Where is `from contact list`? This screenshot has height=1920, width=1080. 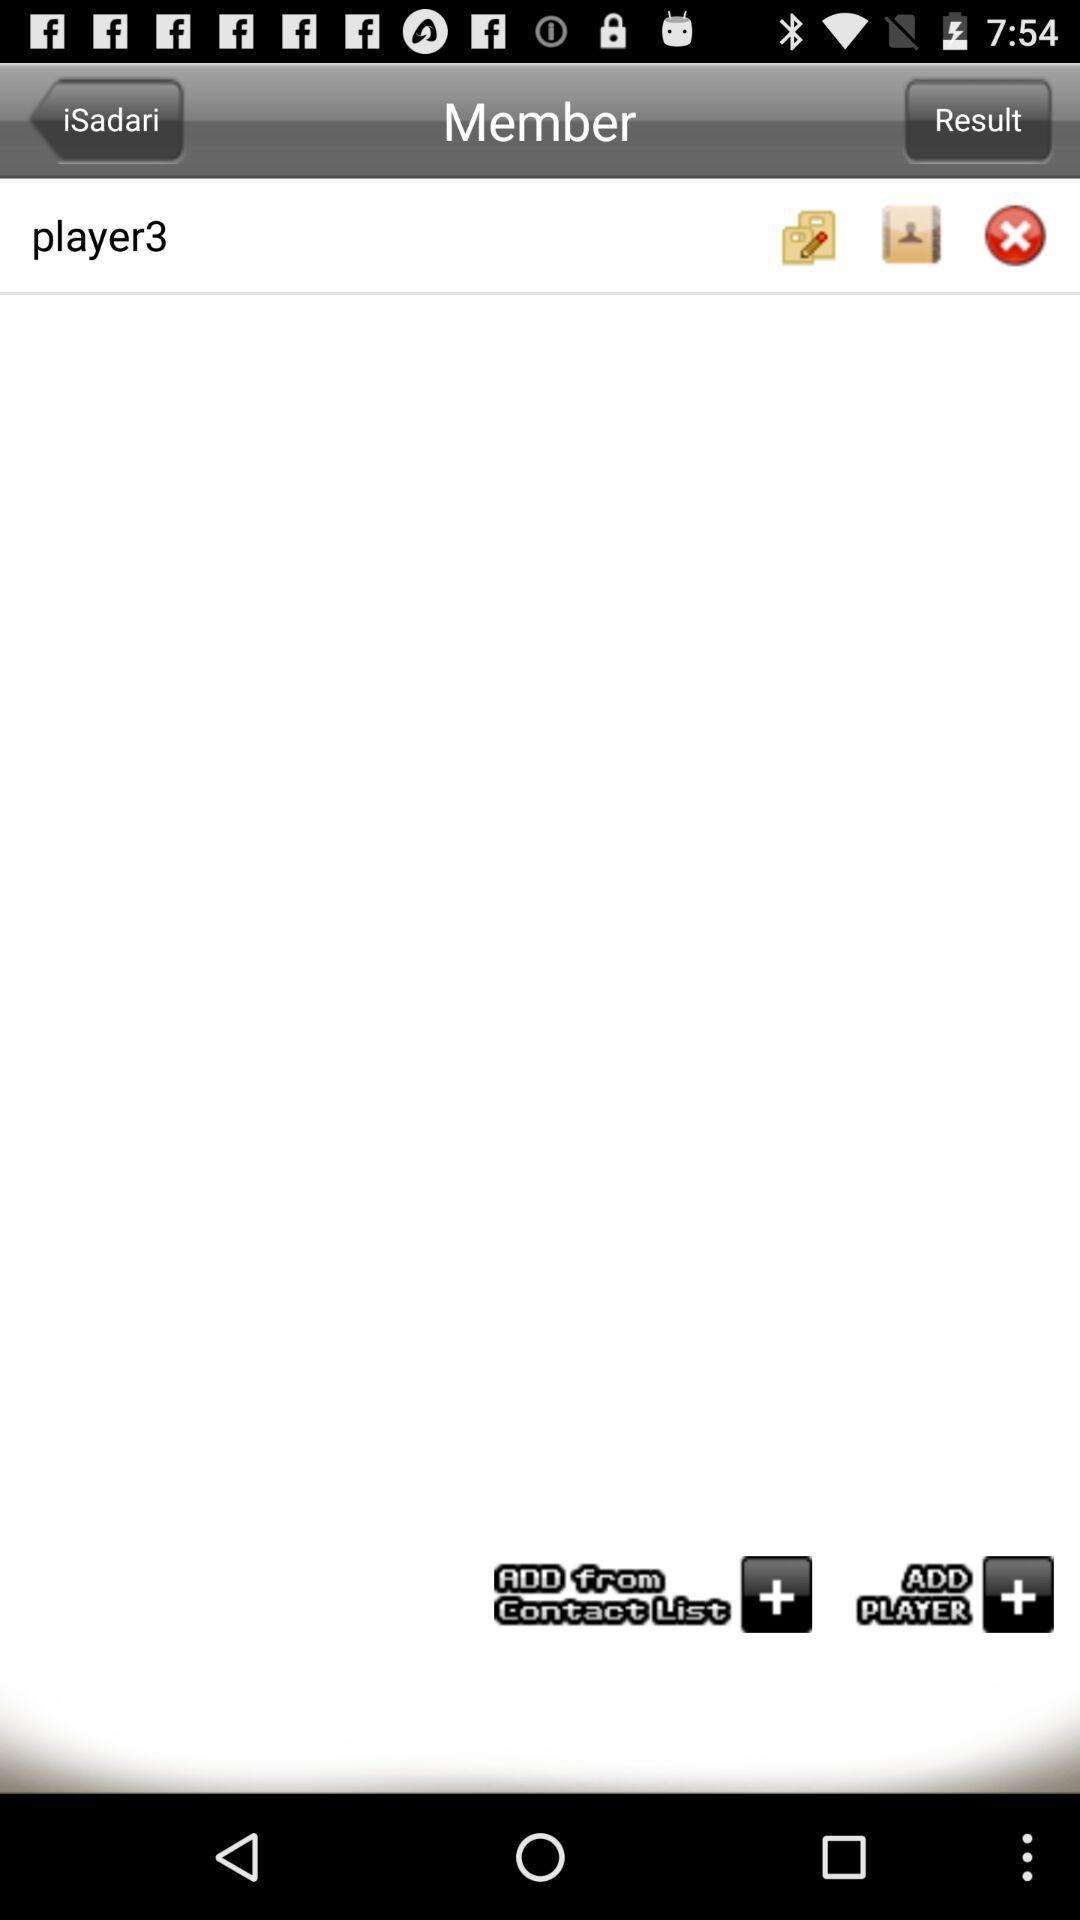
from contact list is located at coordinates (653, 1593).